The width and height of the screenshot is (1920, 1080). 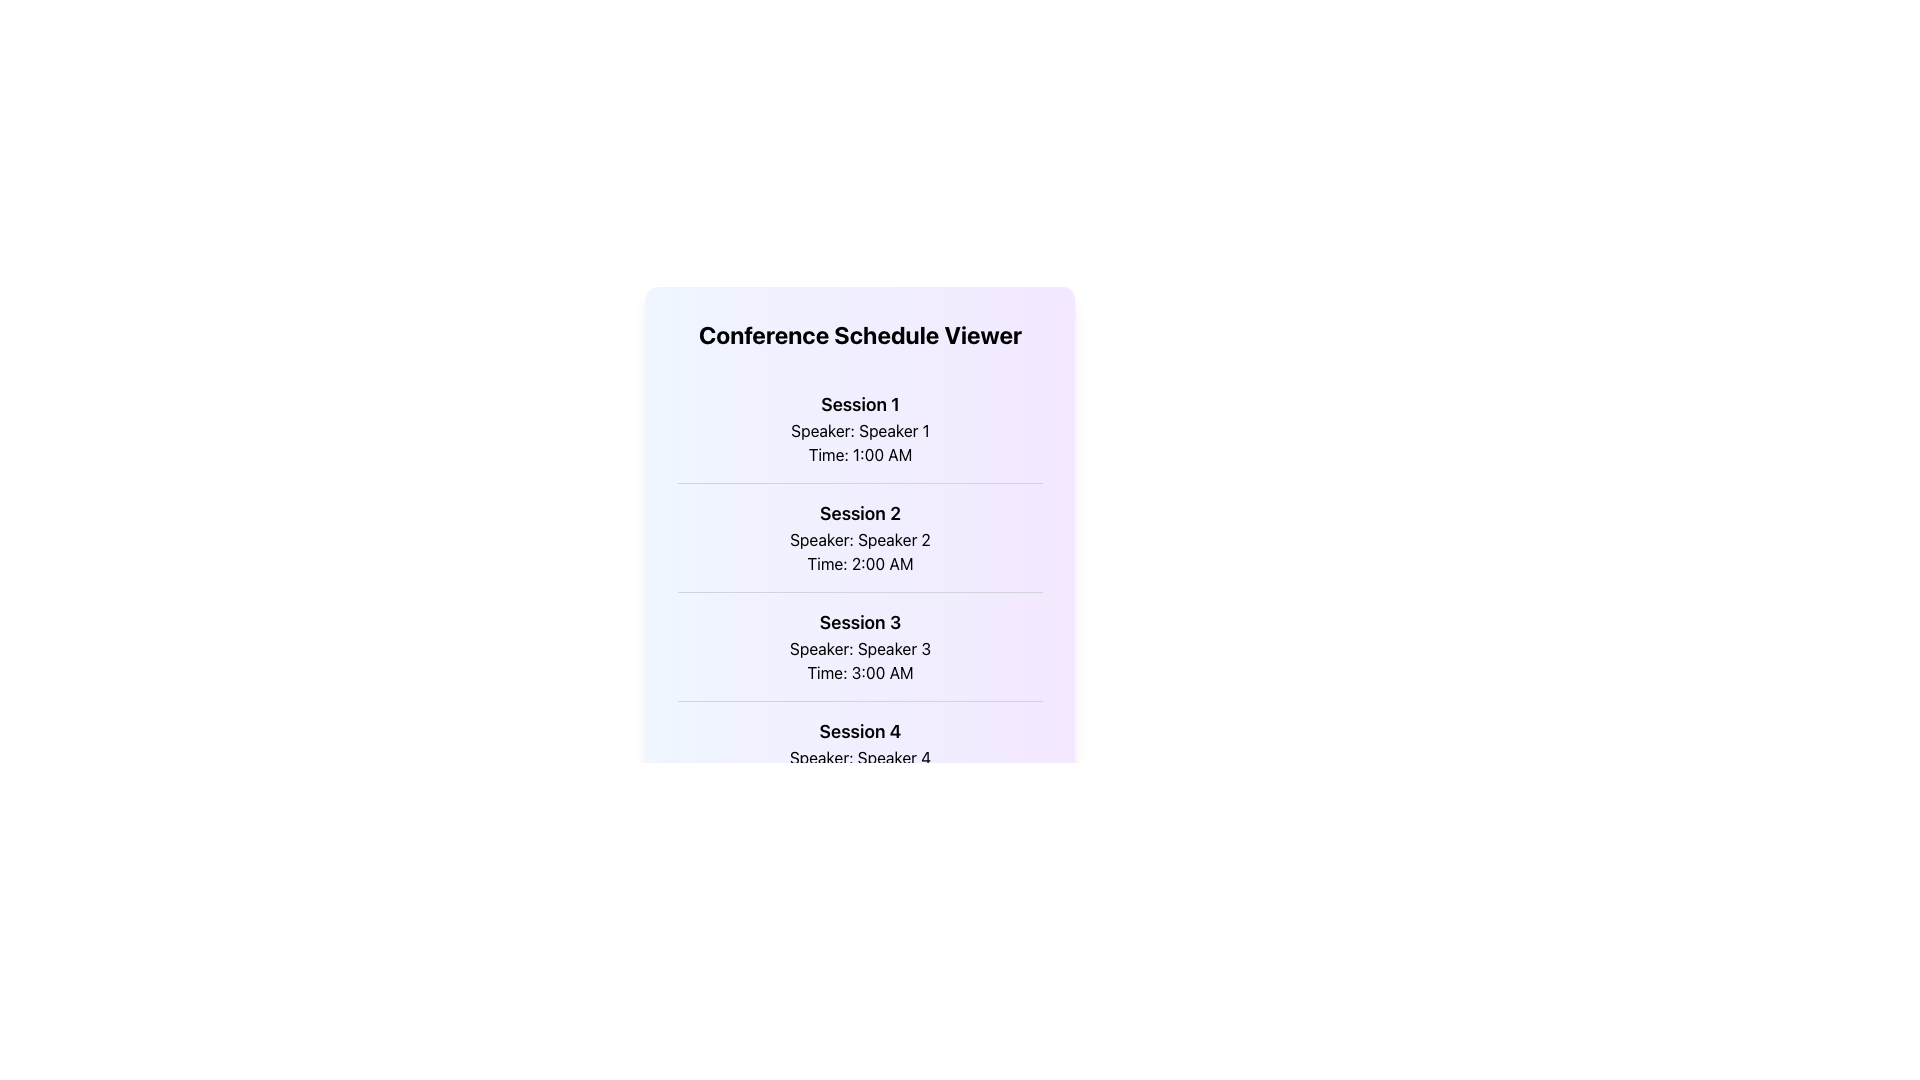 What do you see at coordinates (860, 755) in the screenshot?
I see `the static text display for 'Session 4', which shows details including 'Speaker: Speaker 4' and 'Time: 4:00 AM', positioned in the center-bottom portion of the visible list of session entries` at bounding box center [860, 755].